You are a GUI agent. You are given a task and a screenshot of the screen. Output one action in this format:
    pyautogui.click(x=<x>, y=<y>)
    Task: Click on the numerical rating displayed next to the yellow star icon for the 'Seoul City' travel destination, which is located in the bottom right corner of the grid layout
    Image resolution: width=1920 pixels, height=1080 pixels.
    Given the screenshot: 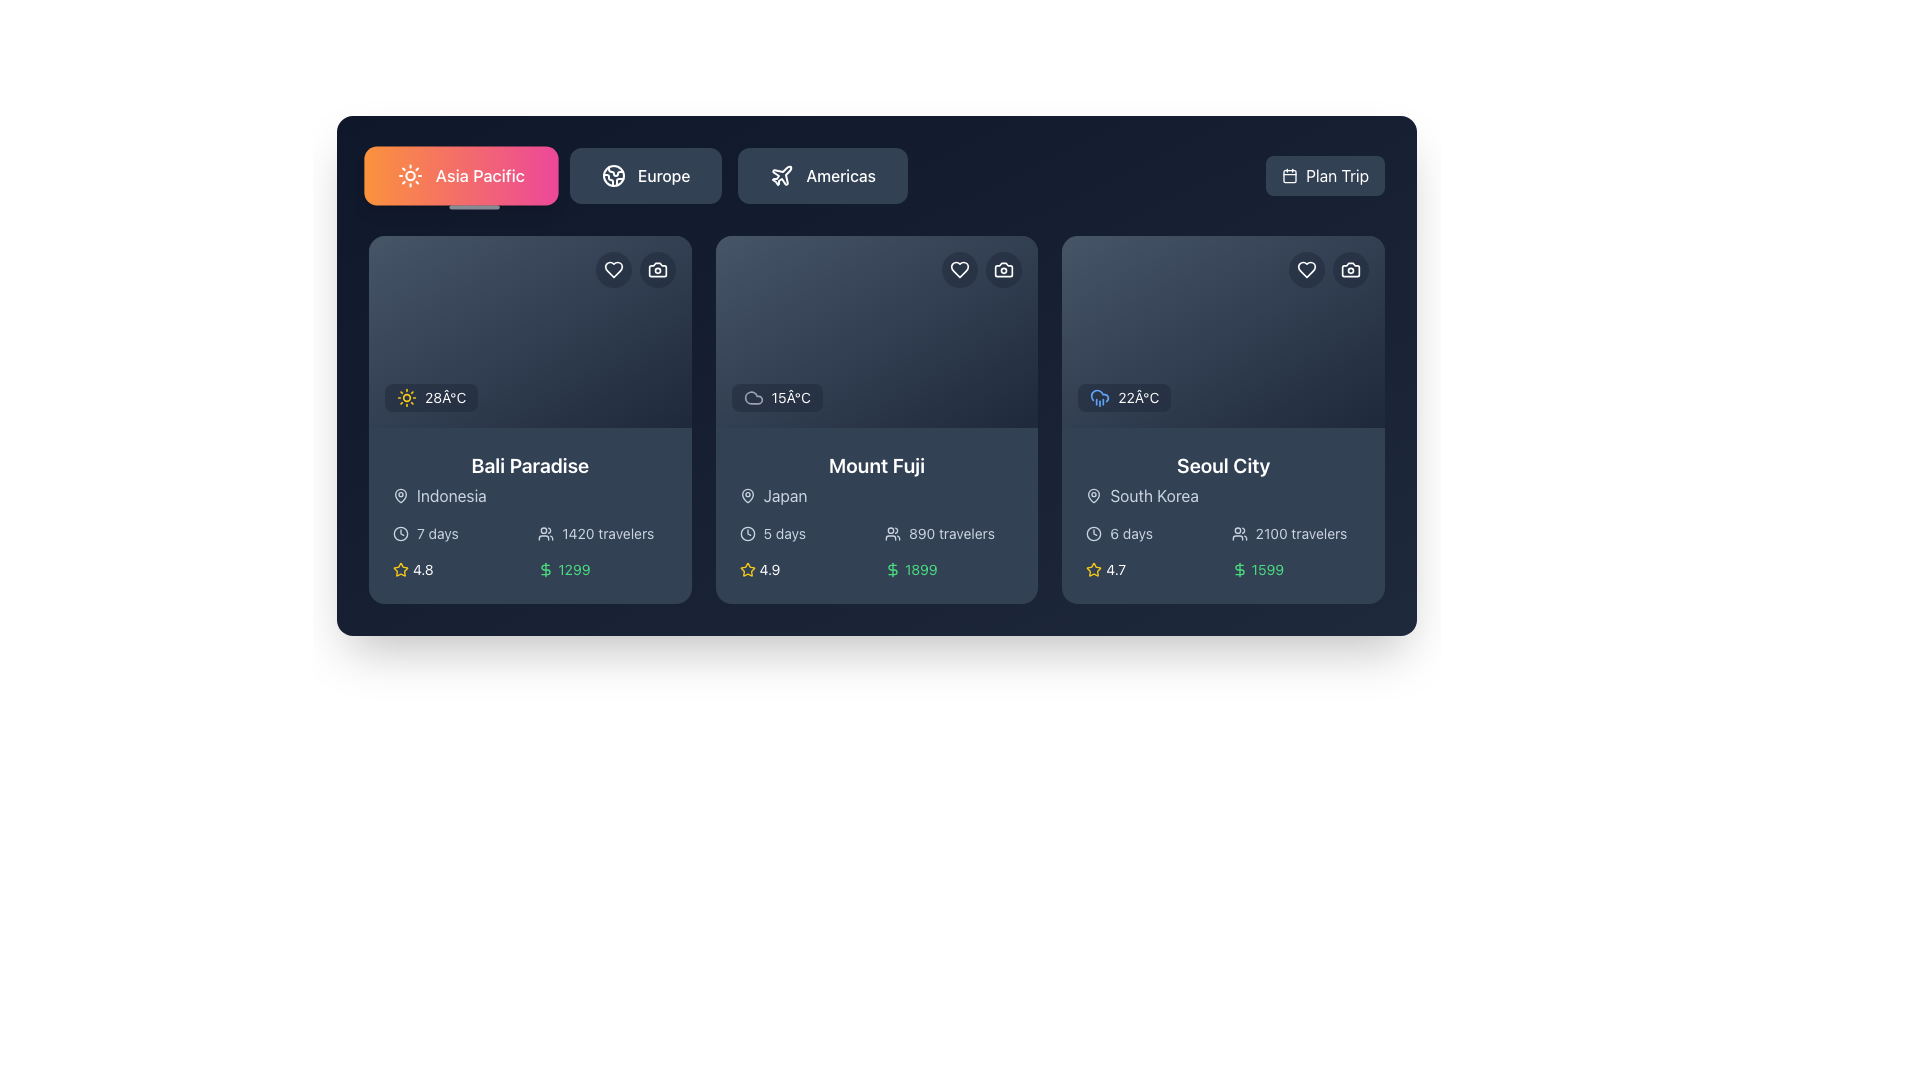 What is the action you would take?
    pyautogui.click(x=1115, y=570)
    